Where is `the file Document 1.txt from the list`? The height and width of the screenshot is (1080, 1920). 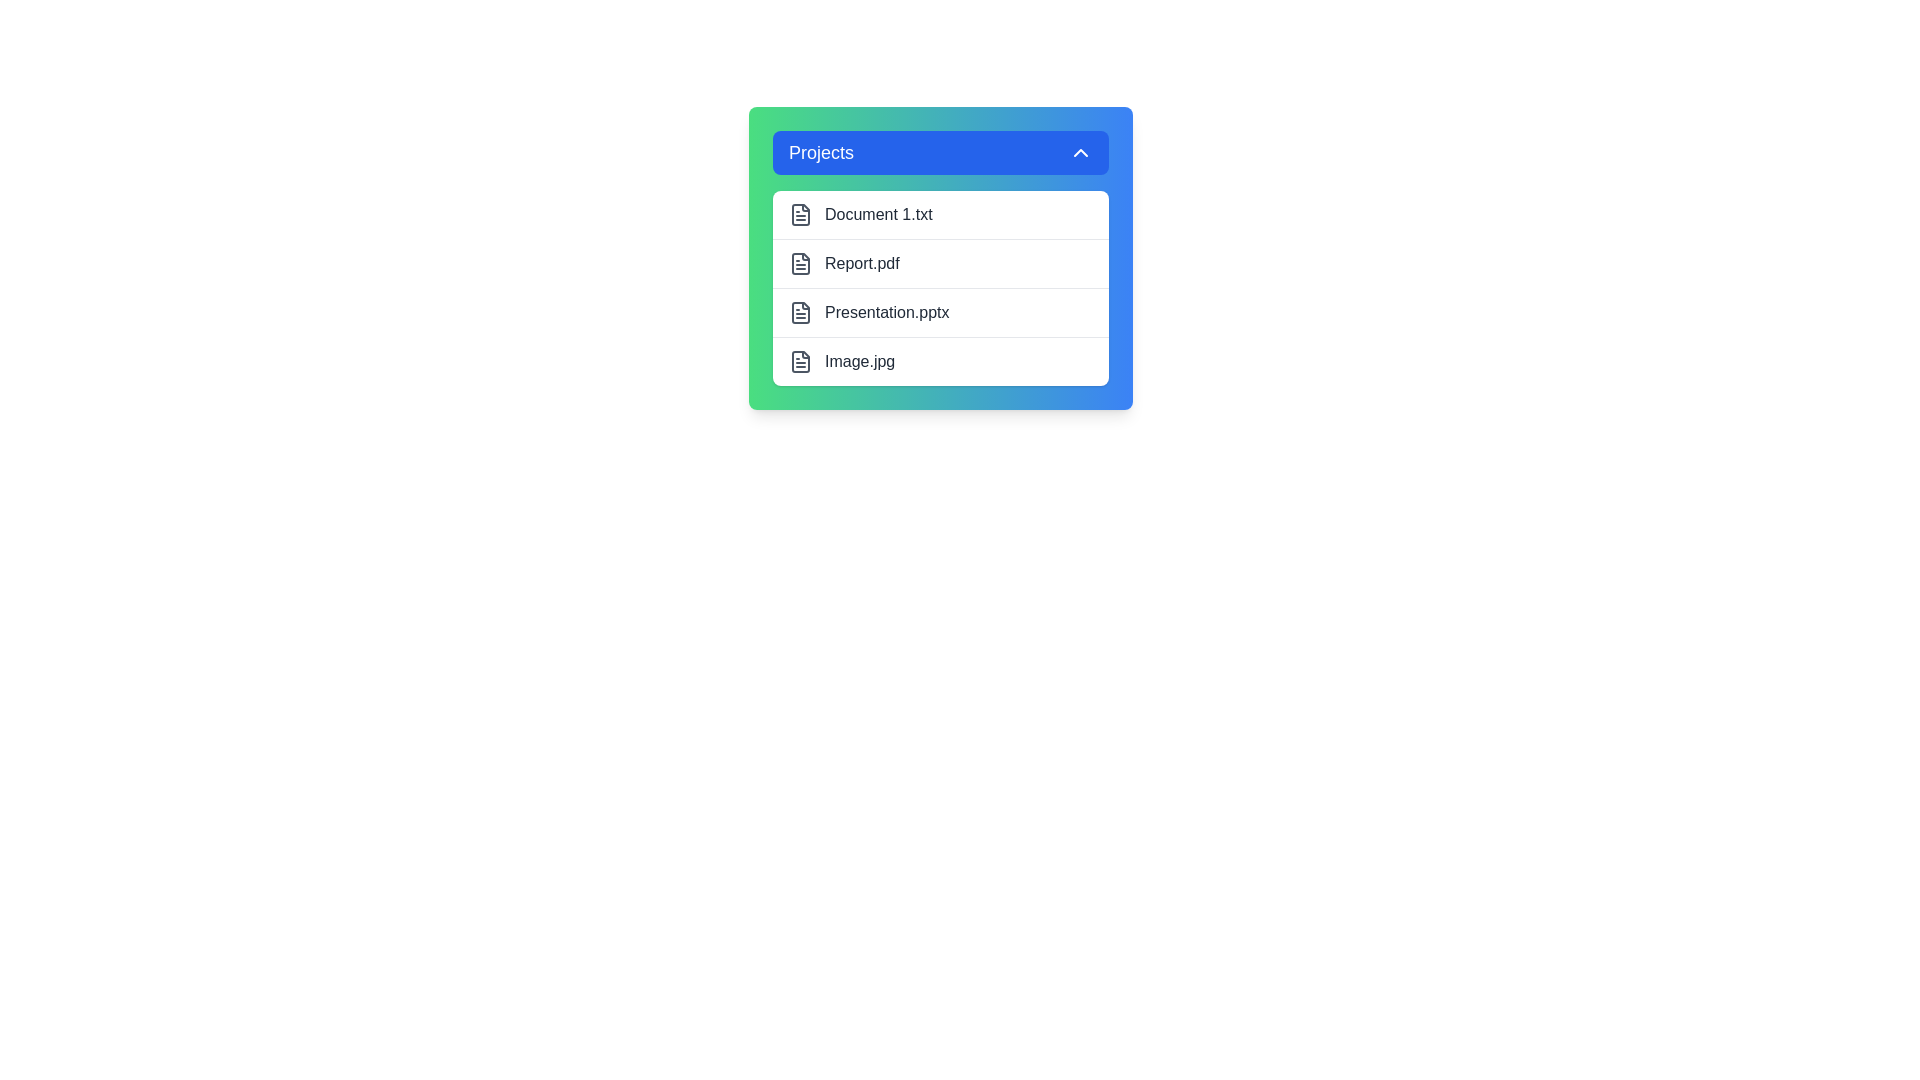
the file Document 1.txt from the list is located at coordinates (939, 215).